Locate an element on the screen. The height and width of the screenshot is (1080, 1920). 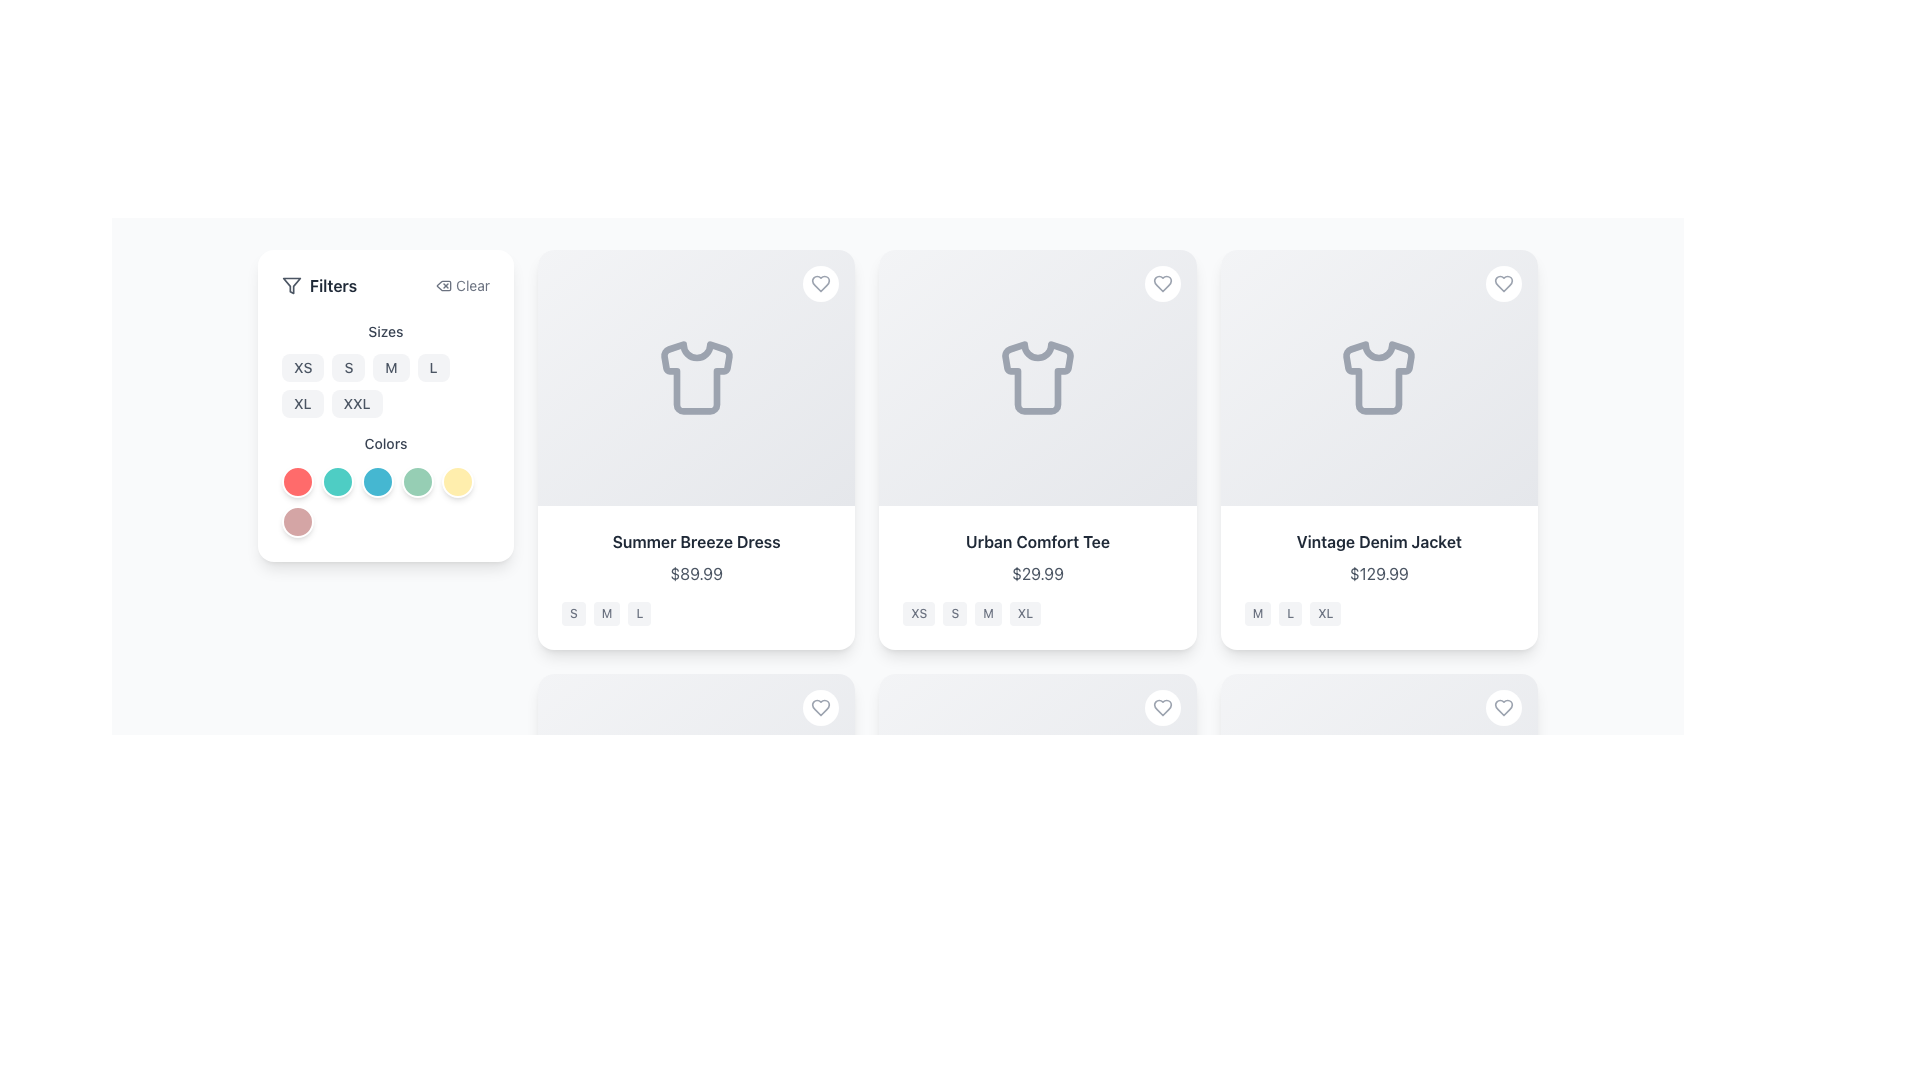
the circular button with a greenish background and a white border located in the 'Colors' filter panel is located at coordinates (416, 482).